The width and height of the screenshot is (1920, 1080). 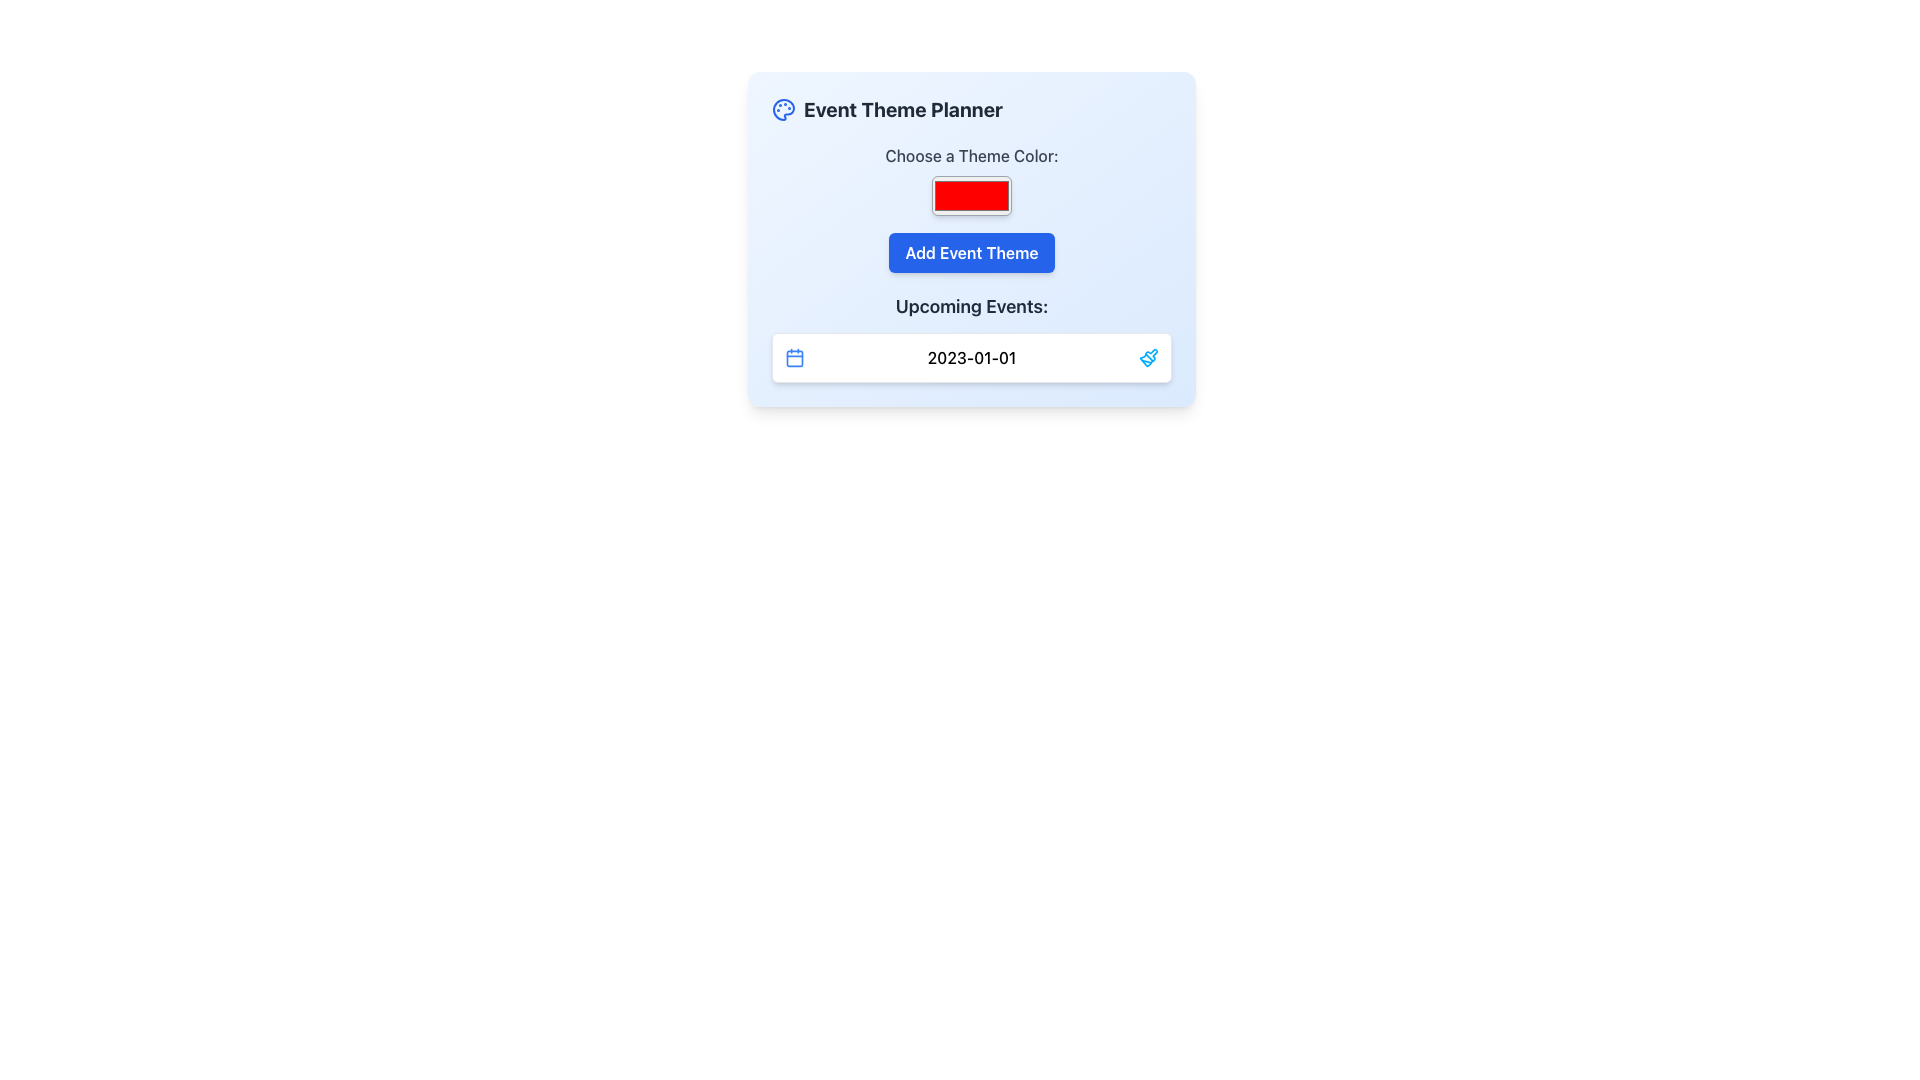 What do you see at coordinates (1148, 357) in the screenshot?
I see `the interactive icon located beneath the text '2023-01-01' to initiate an editing action` at bounding box center [1148, 357].